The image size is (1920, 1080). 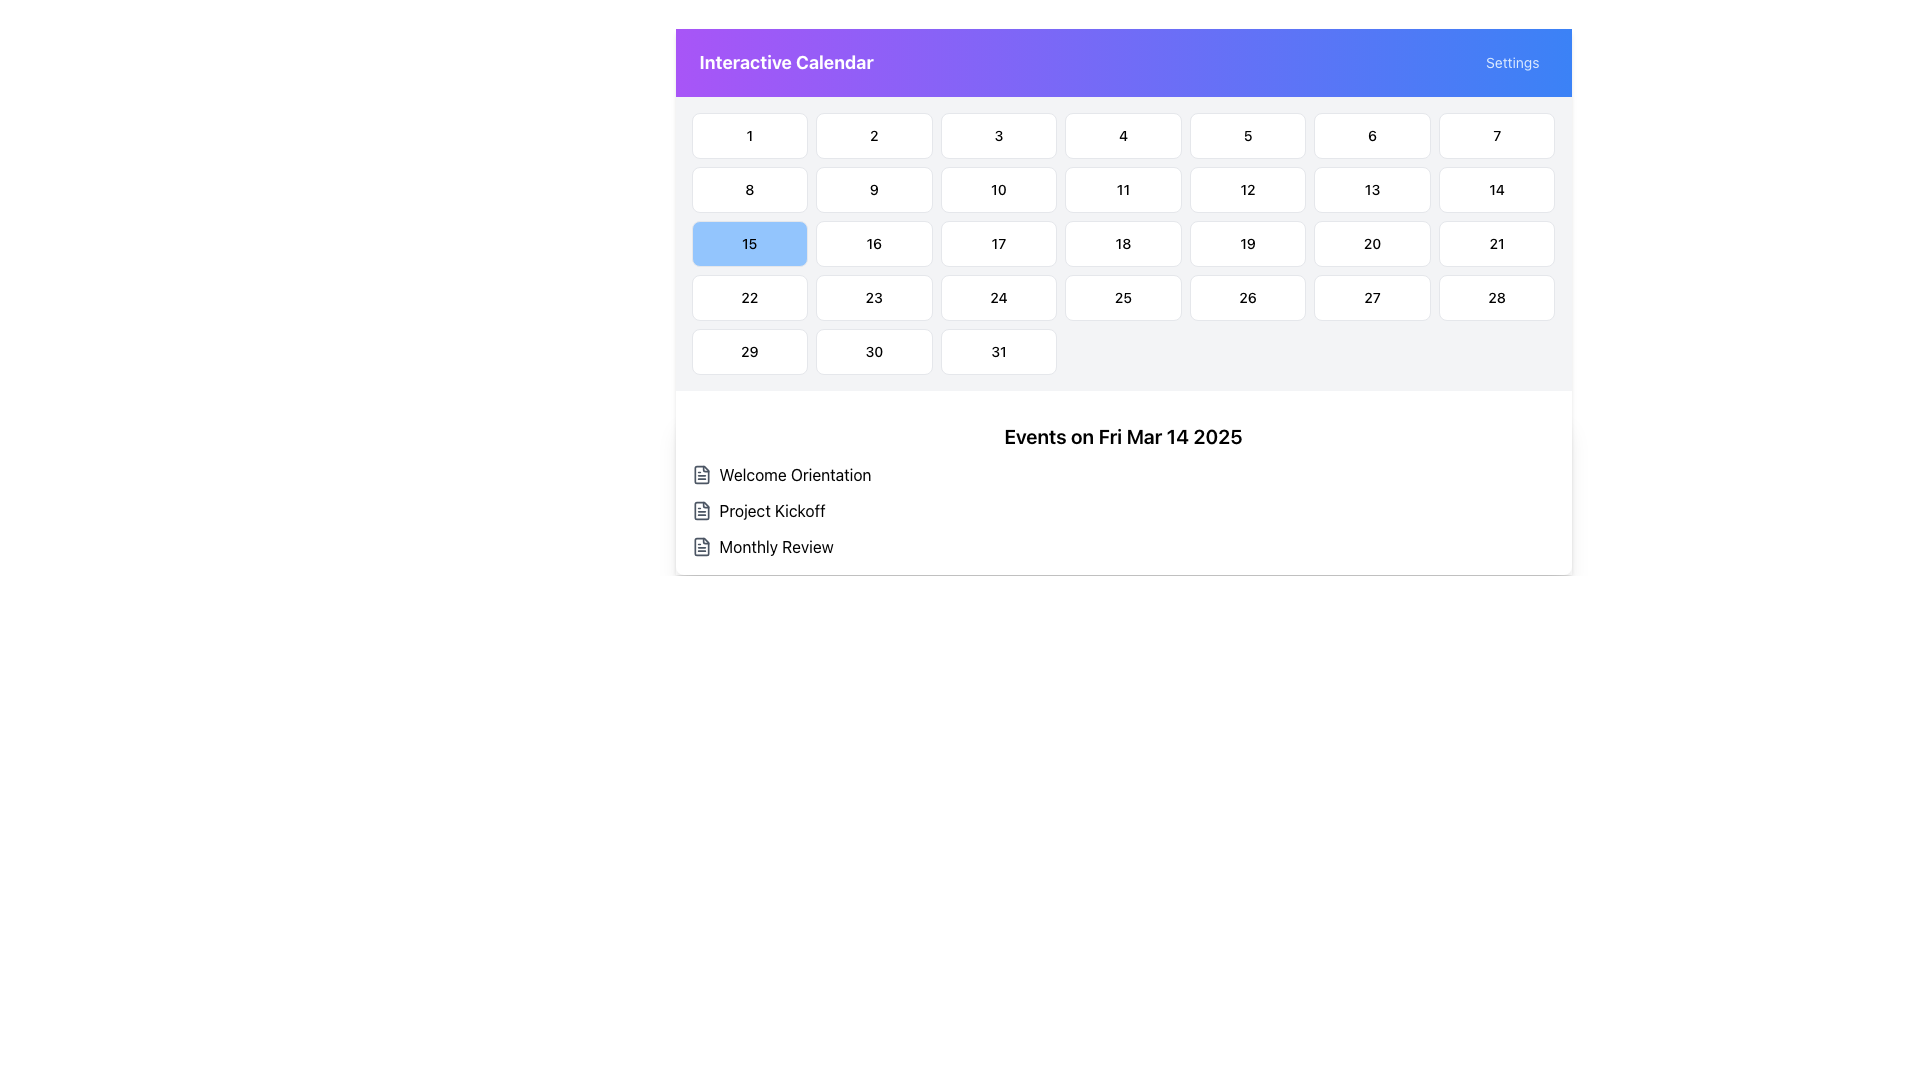 What do you see at coordinates (1123, 242) in the screenshot?
I see `the button displaying '18' located in the third row and fourth column of the calendar grid` at bounding box center [1123, 242].